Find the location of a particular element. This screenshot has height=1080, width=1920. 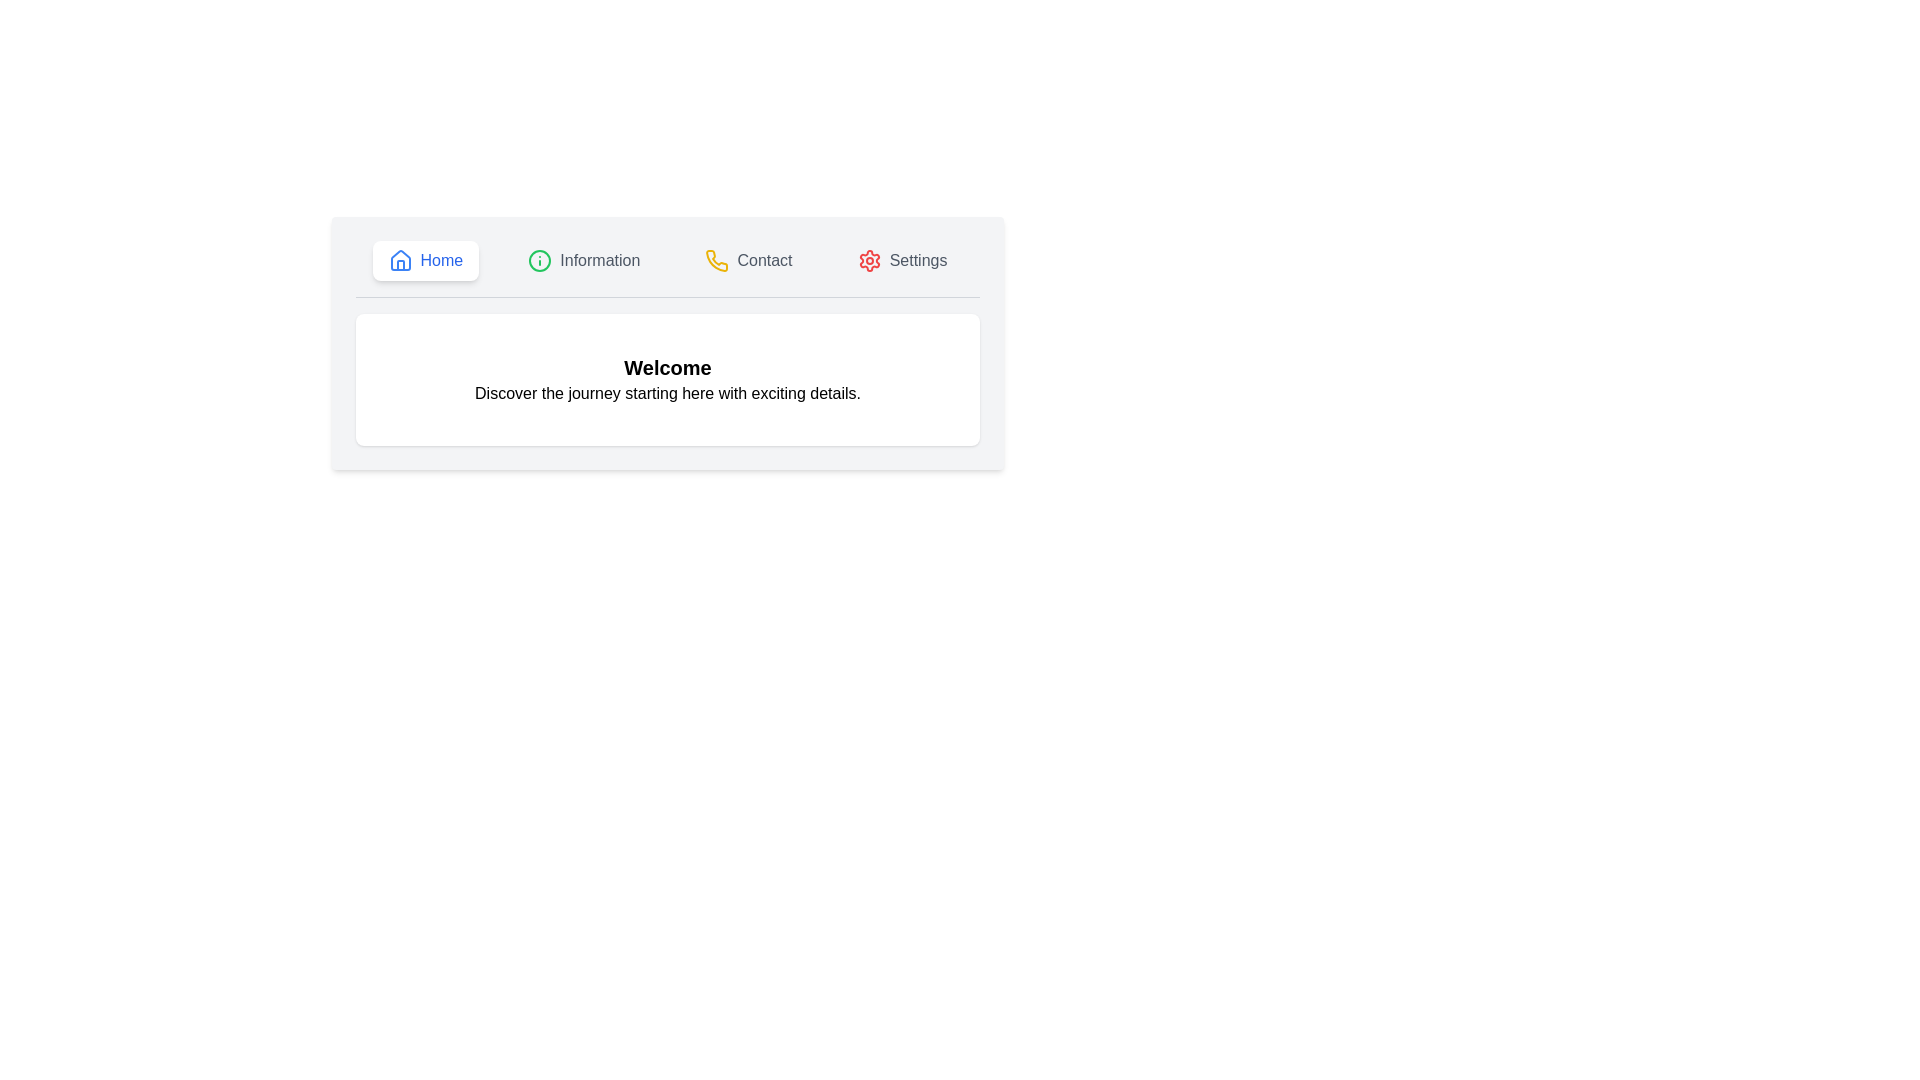

the navigation button located between the 'Home' button on the left and the 'Contact' button on the right is located at coordinates (583, 260).